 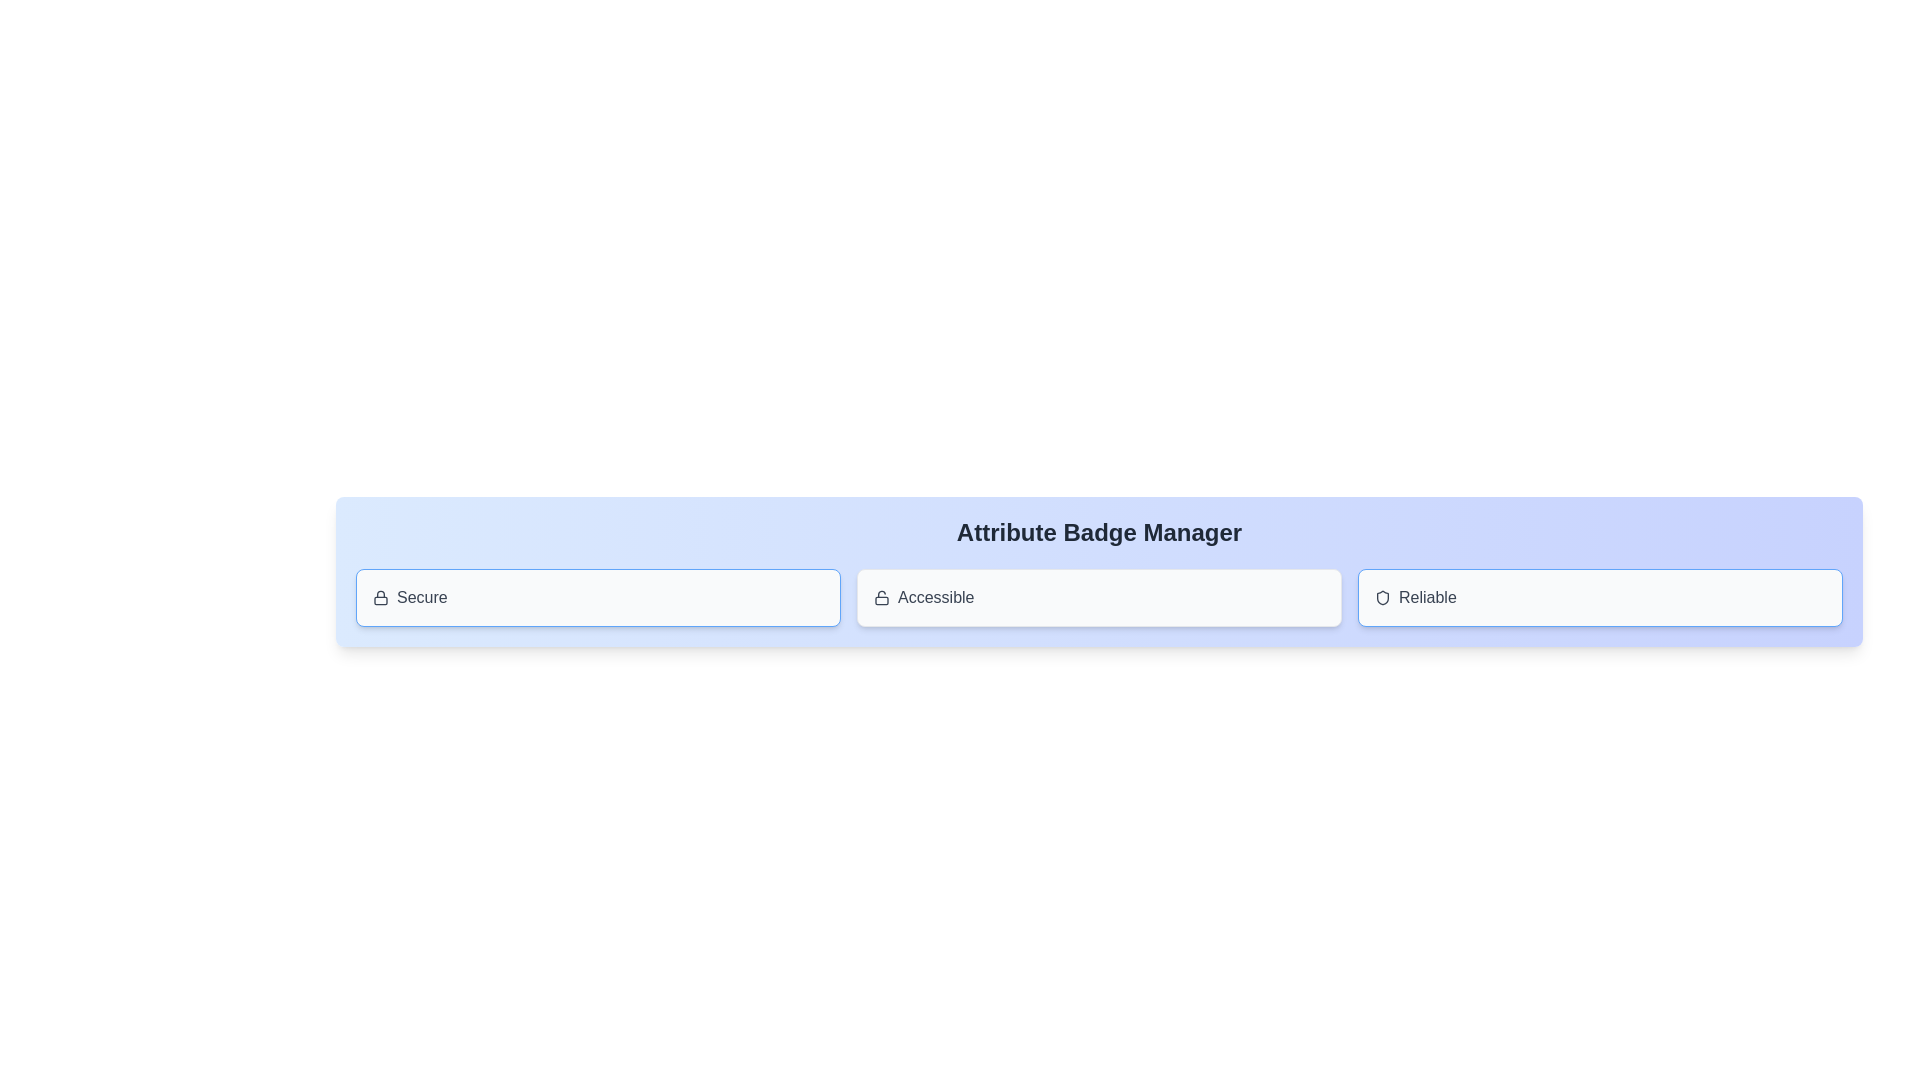 I want to click on the badge labeled Accessible to toggle its active state, so click(x=1098, y=596).